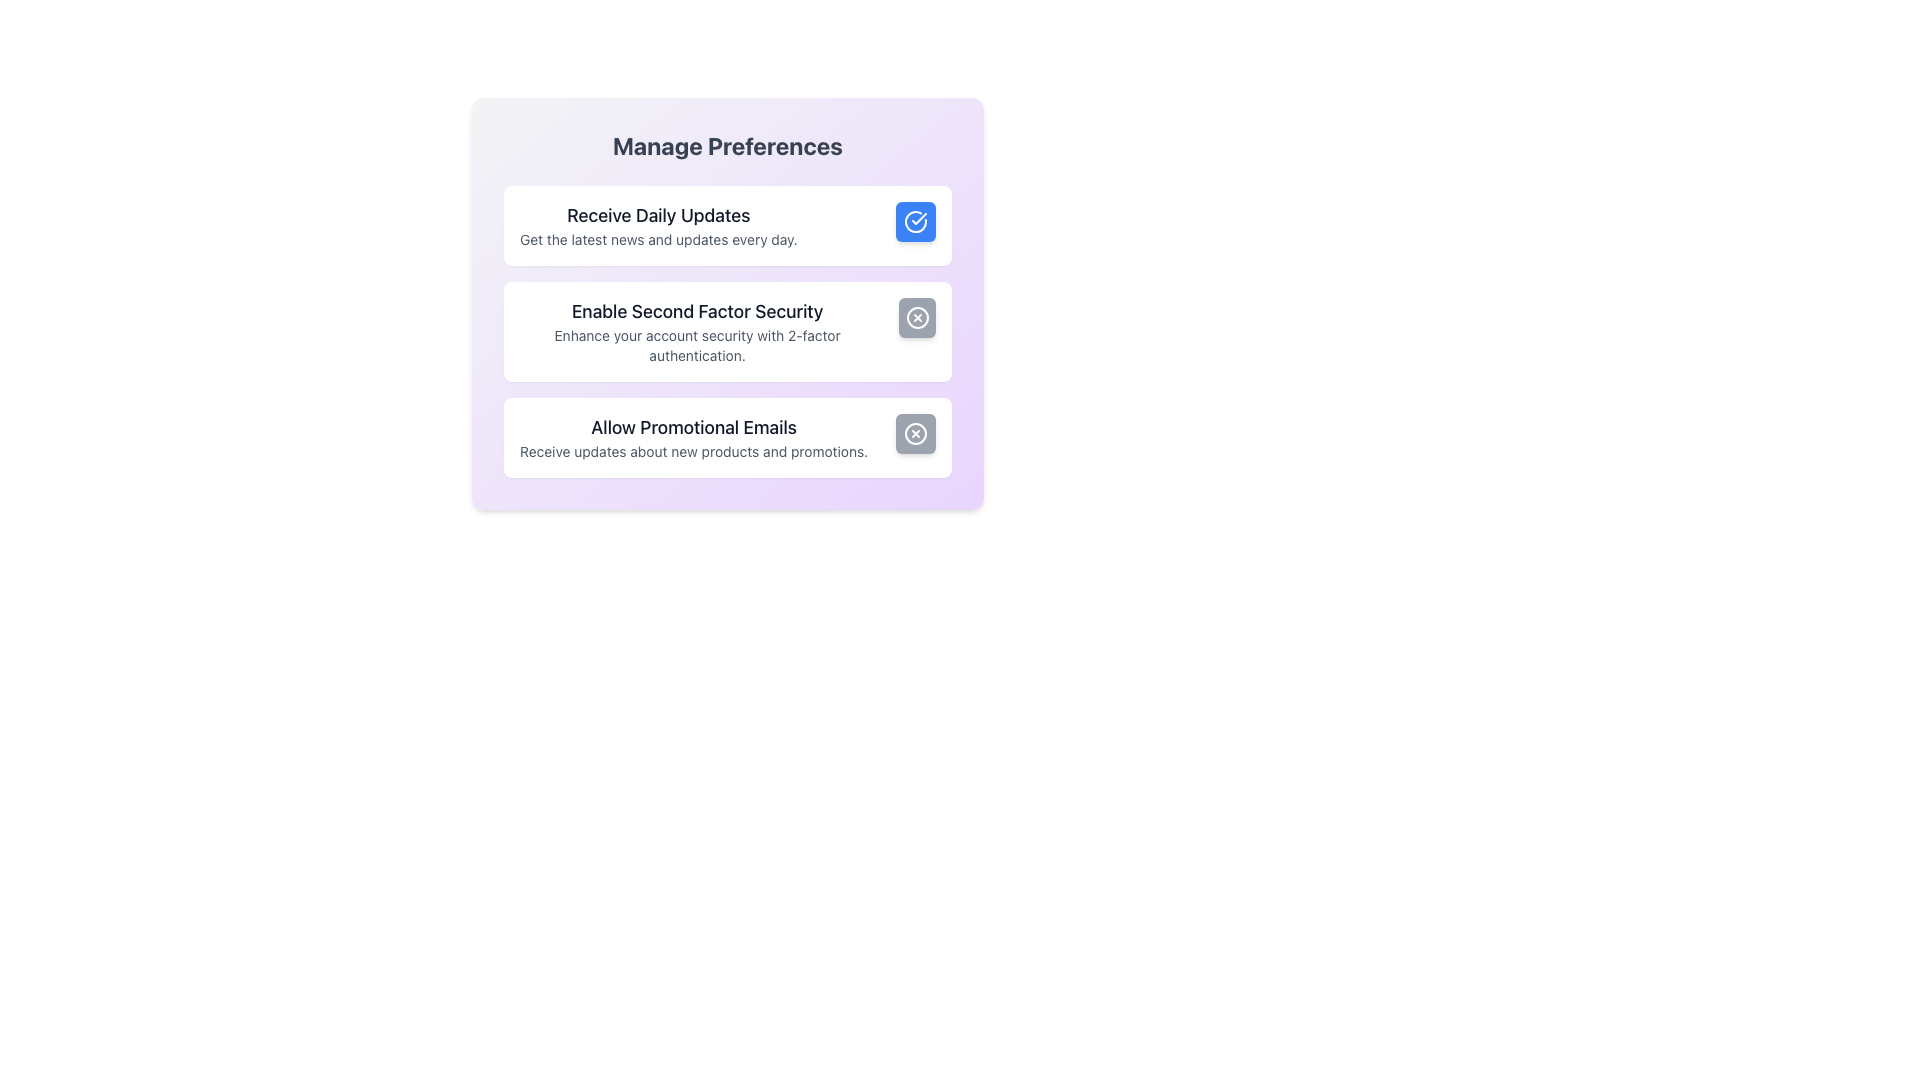 The image size is (1920, 1080). Describe the element at coordinates (915, 222) in the screenshot. I see `the blue circular button with a white checkmark icon` at that location.